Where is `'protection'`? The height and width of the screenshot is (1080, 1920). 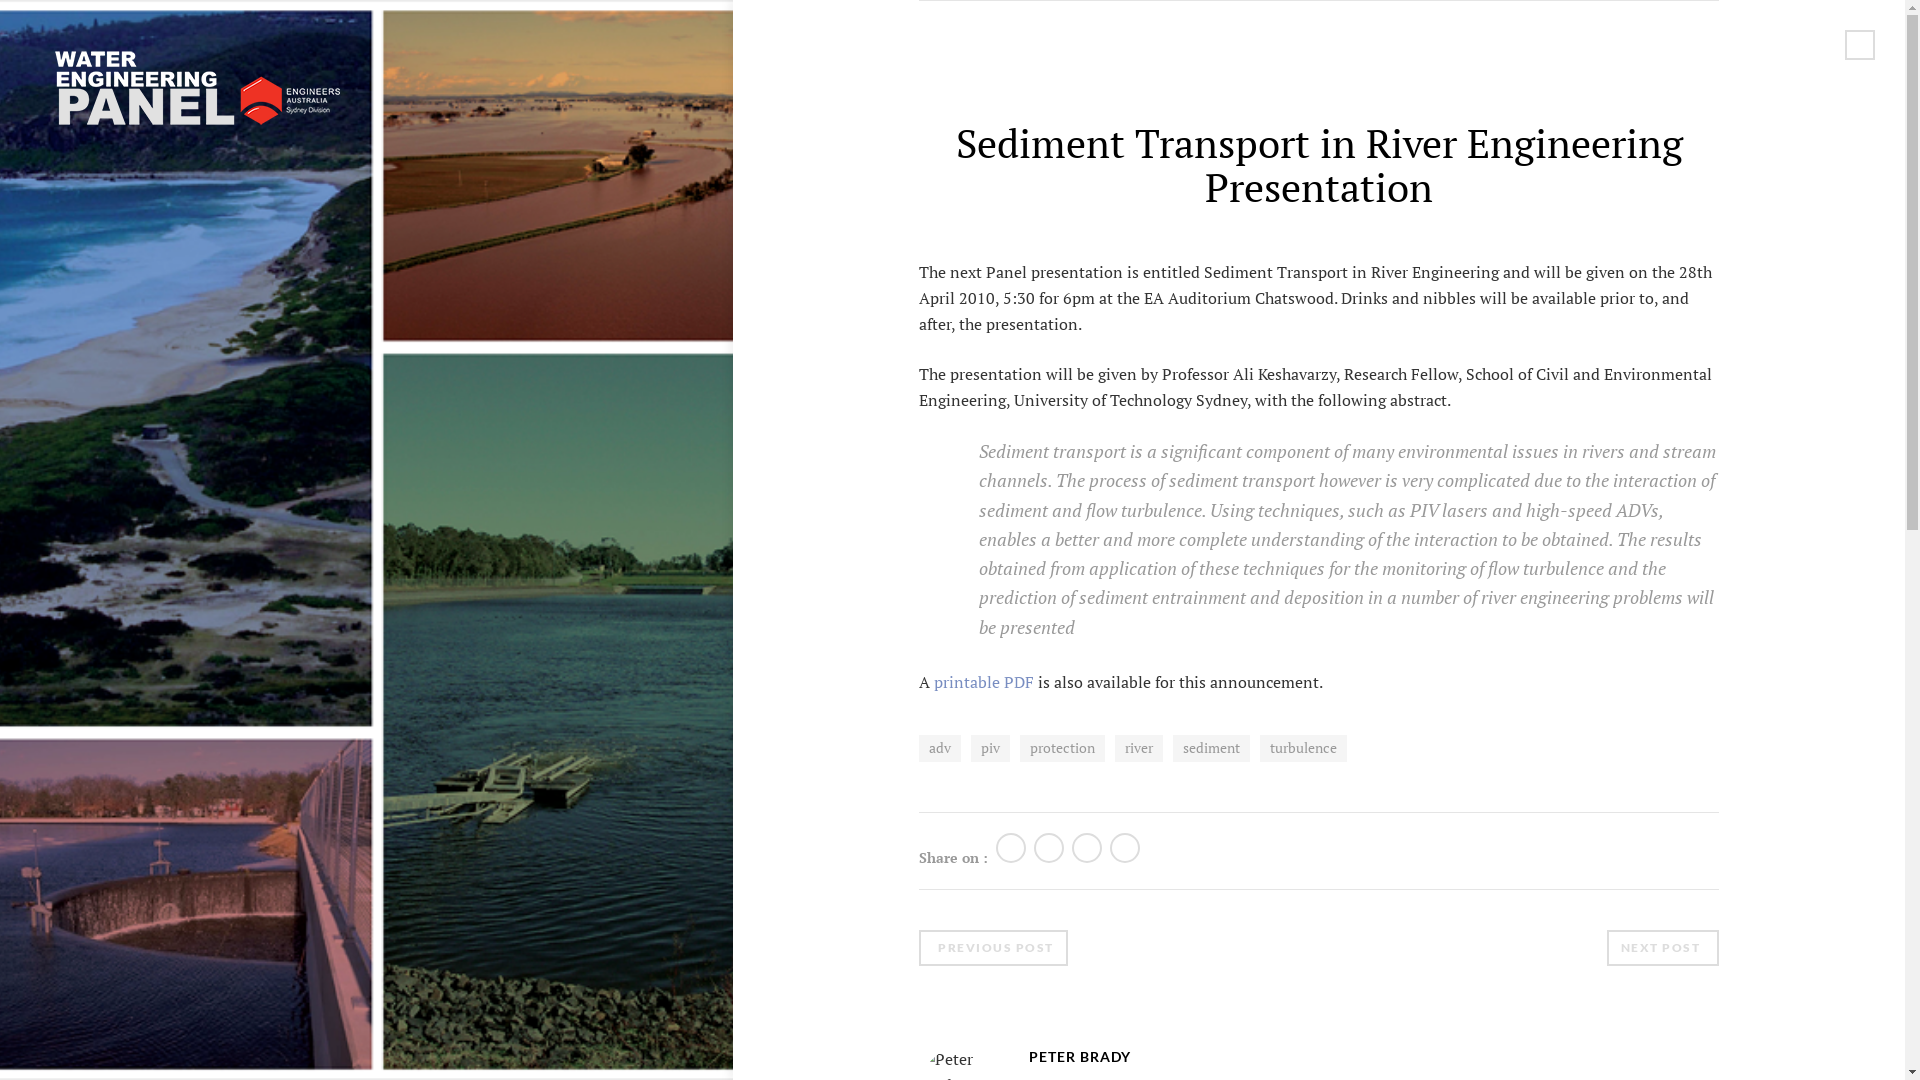 'protection' is located at coordinates (1061, 748).